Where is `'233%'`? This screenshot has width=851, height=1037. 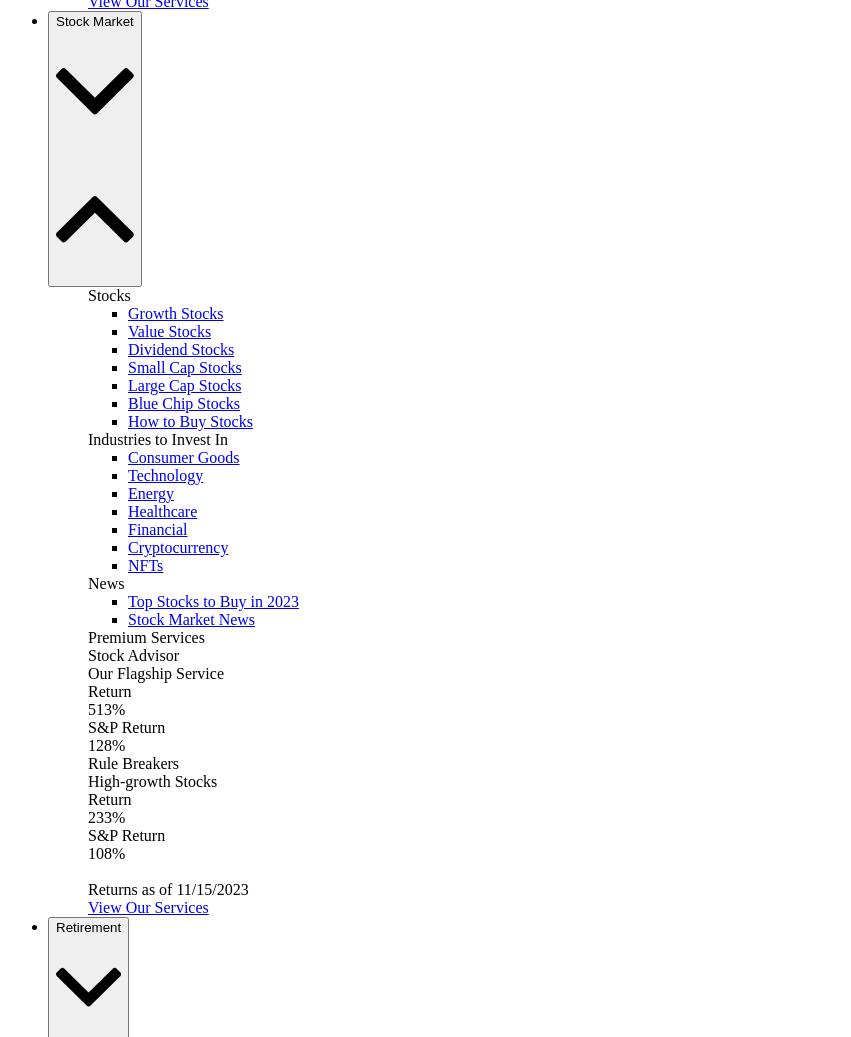 '233%' is located at coordinates (105, 817).